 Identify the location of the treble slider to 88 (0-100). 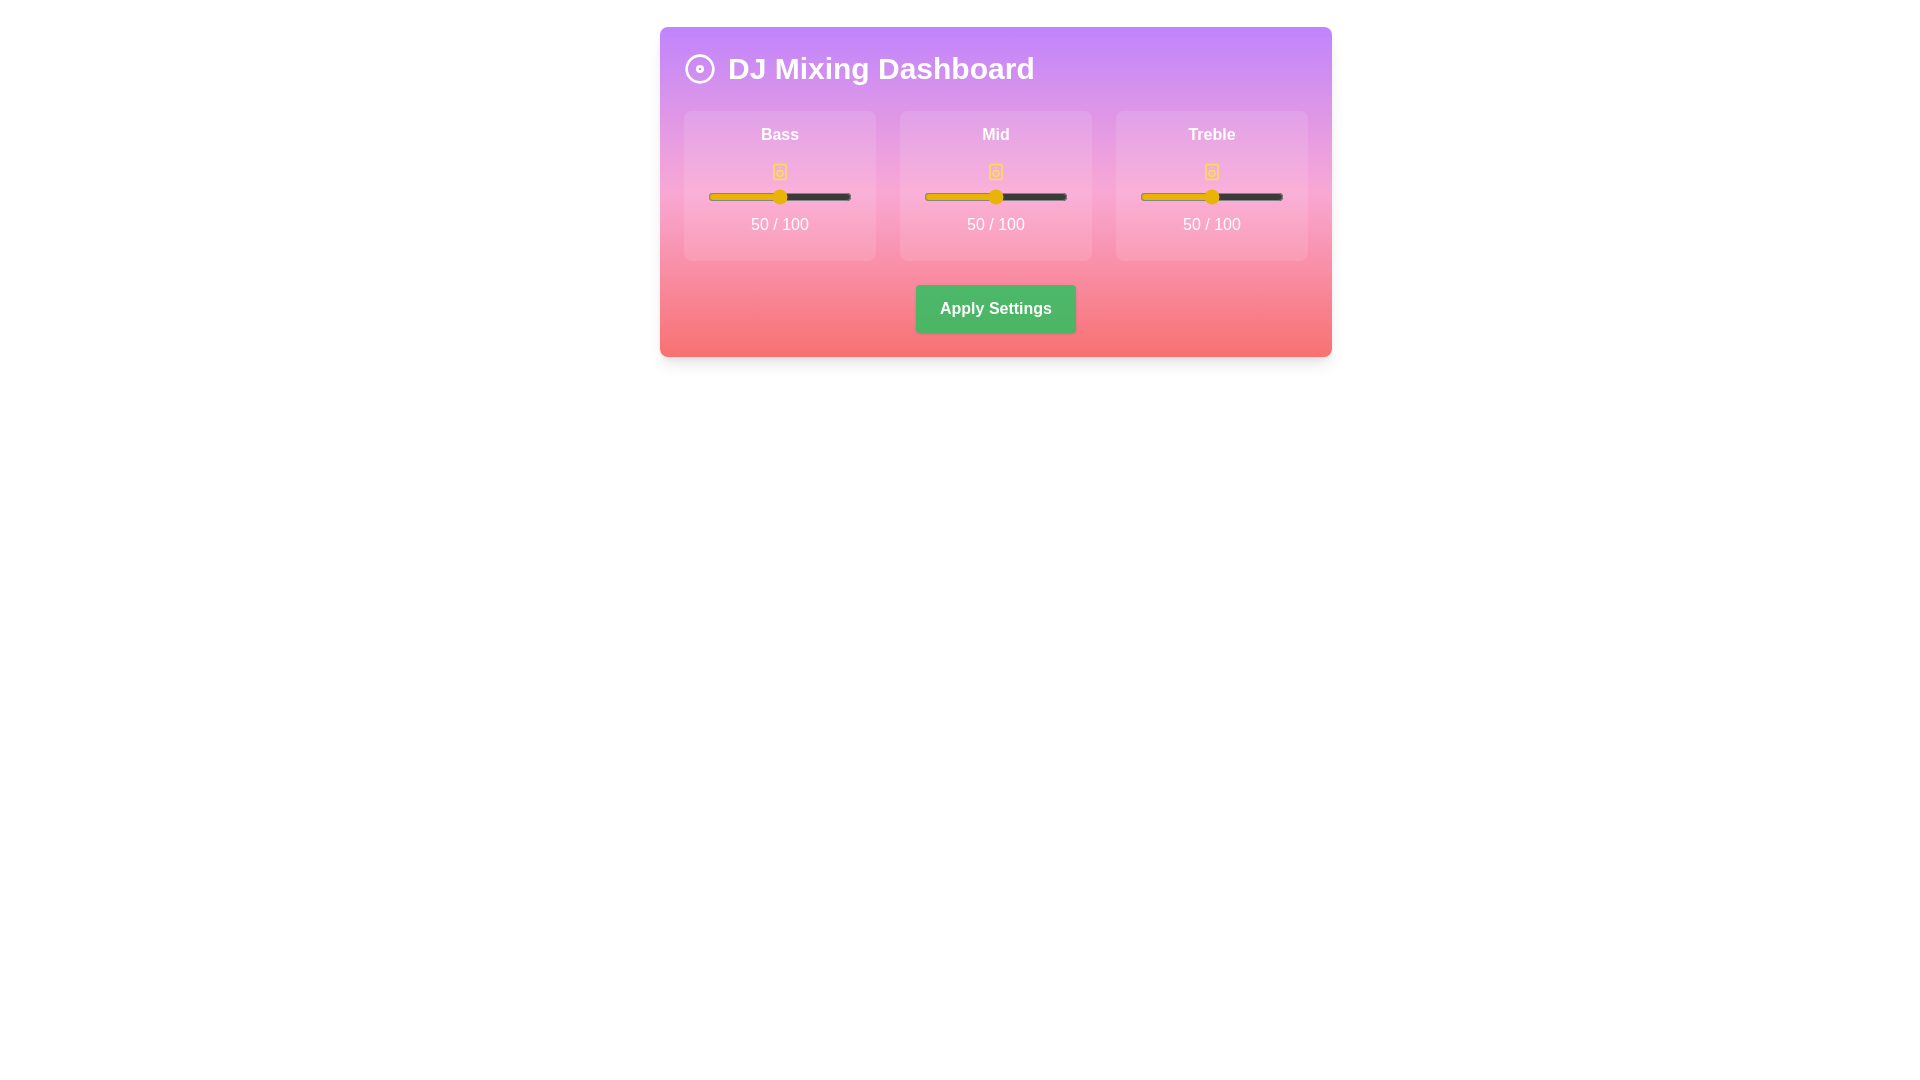
(1265, 196).